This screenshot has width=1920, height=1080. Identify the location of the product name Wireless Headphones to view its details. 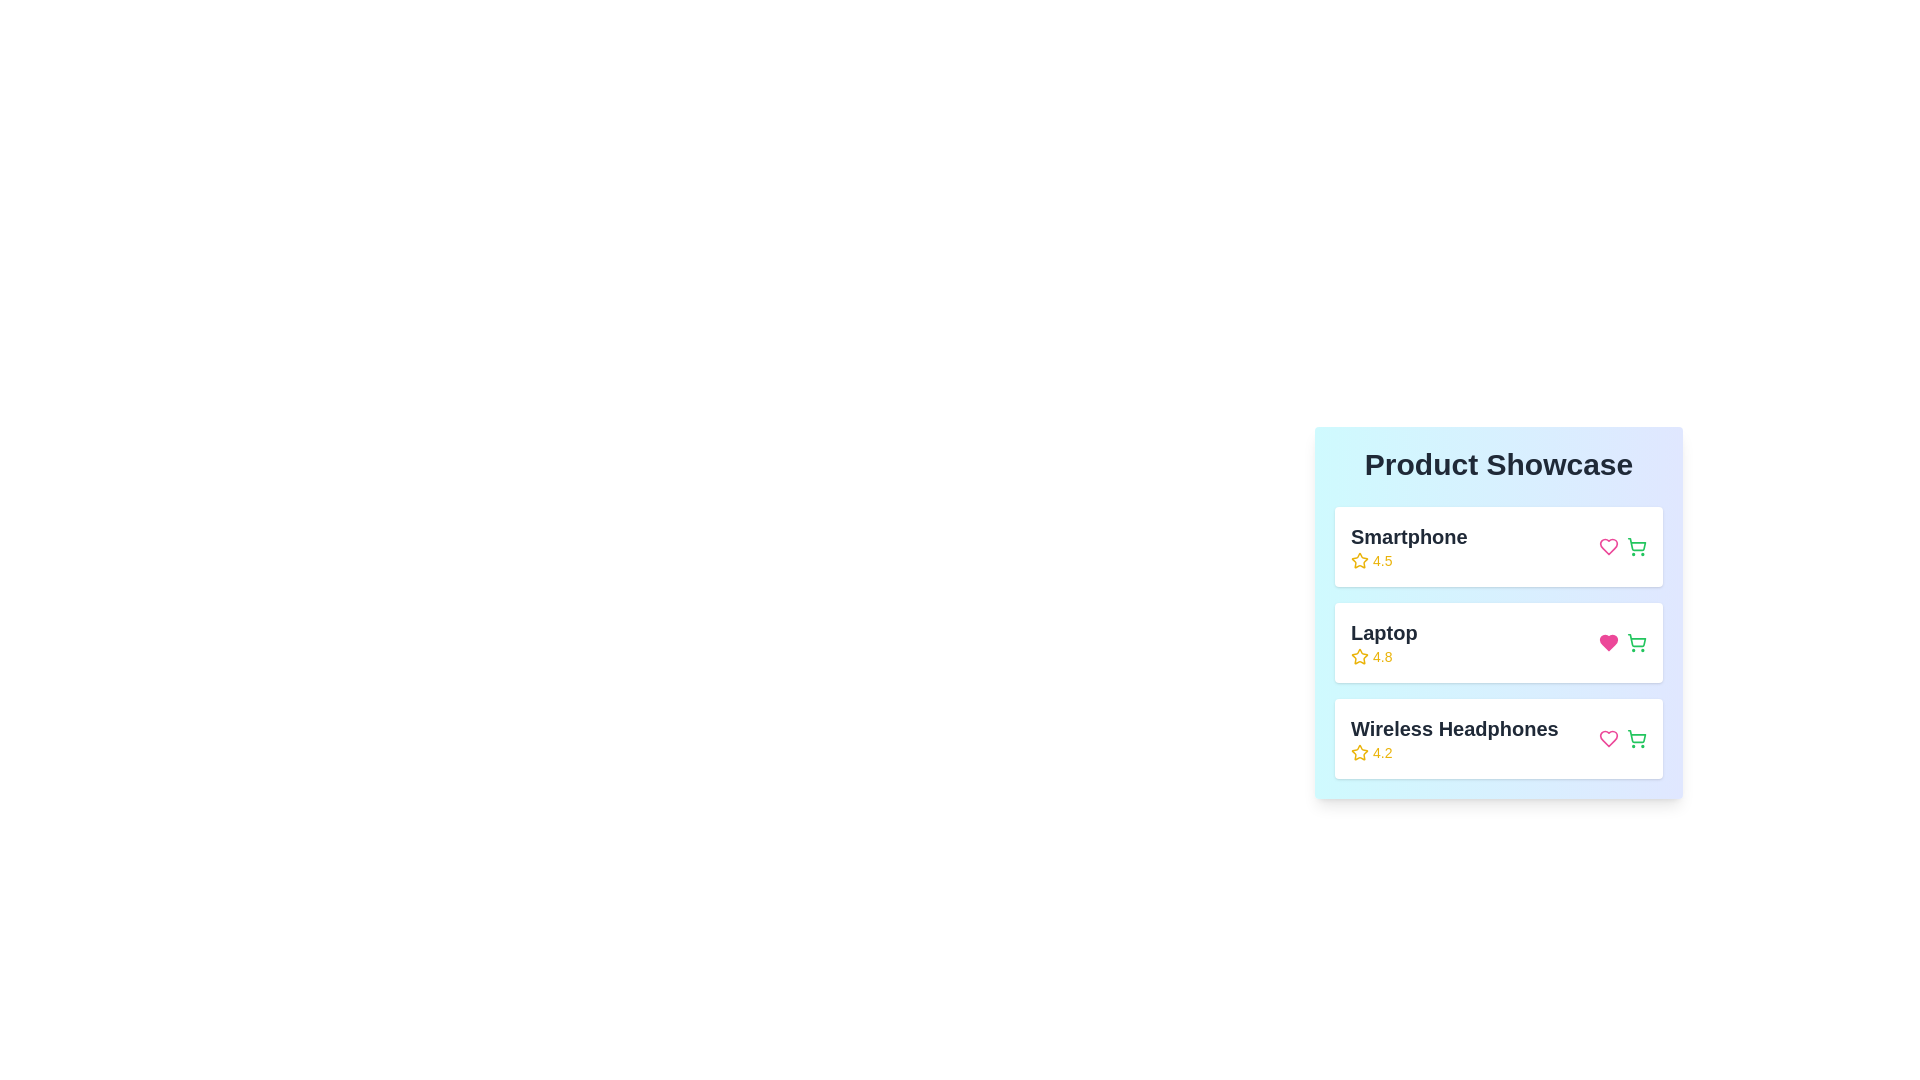
(1454, 739).